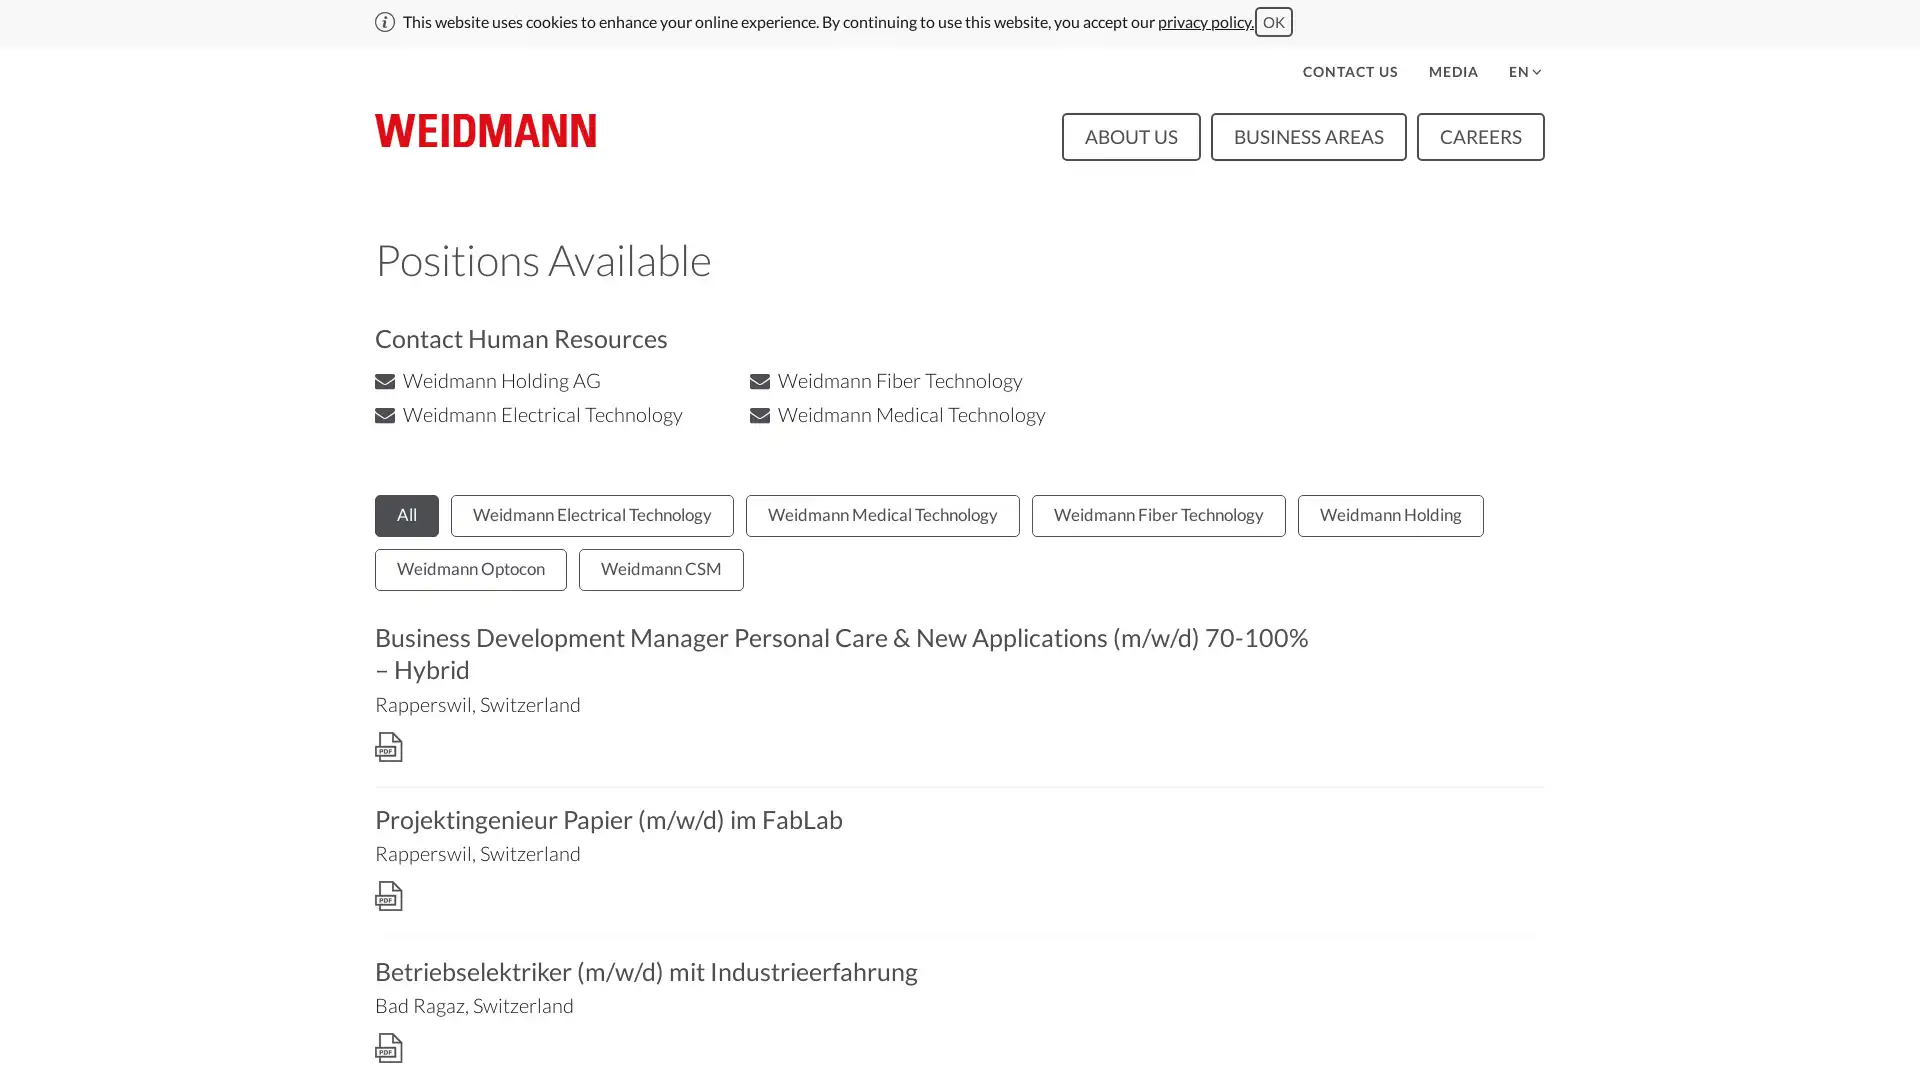  Describe the element at coordinates (1158, 469) in the screenshot. I see `Weidmann Fiber Technology` at that location.